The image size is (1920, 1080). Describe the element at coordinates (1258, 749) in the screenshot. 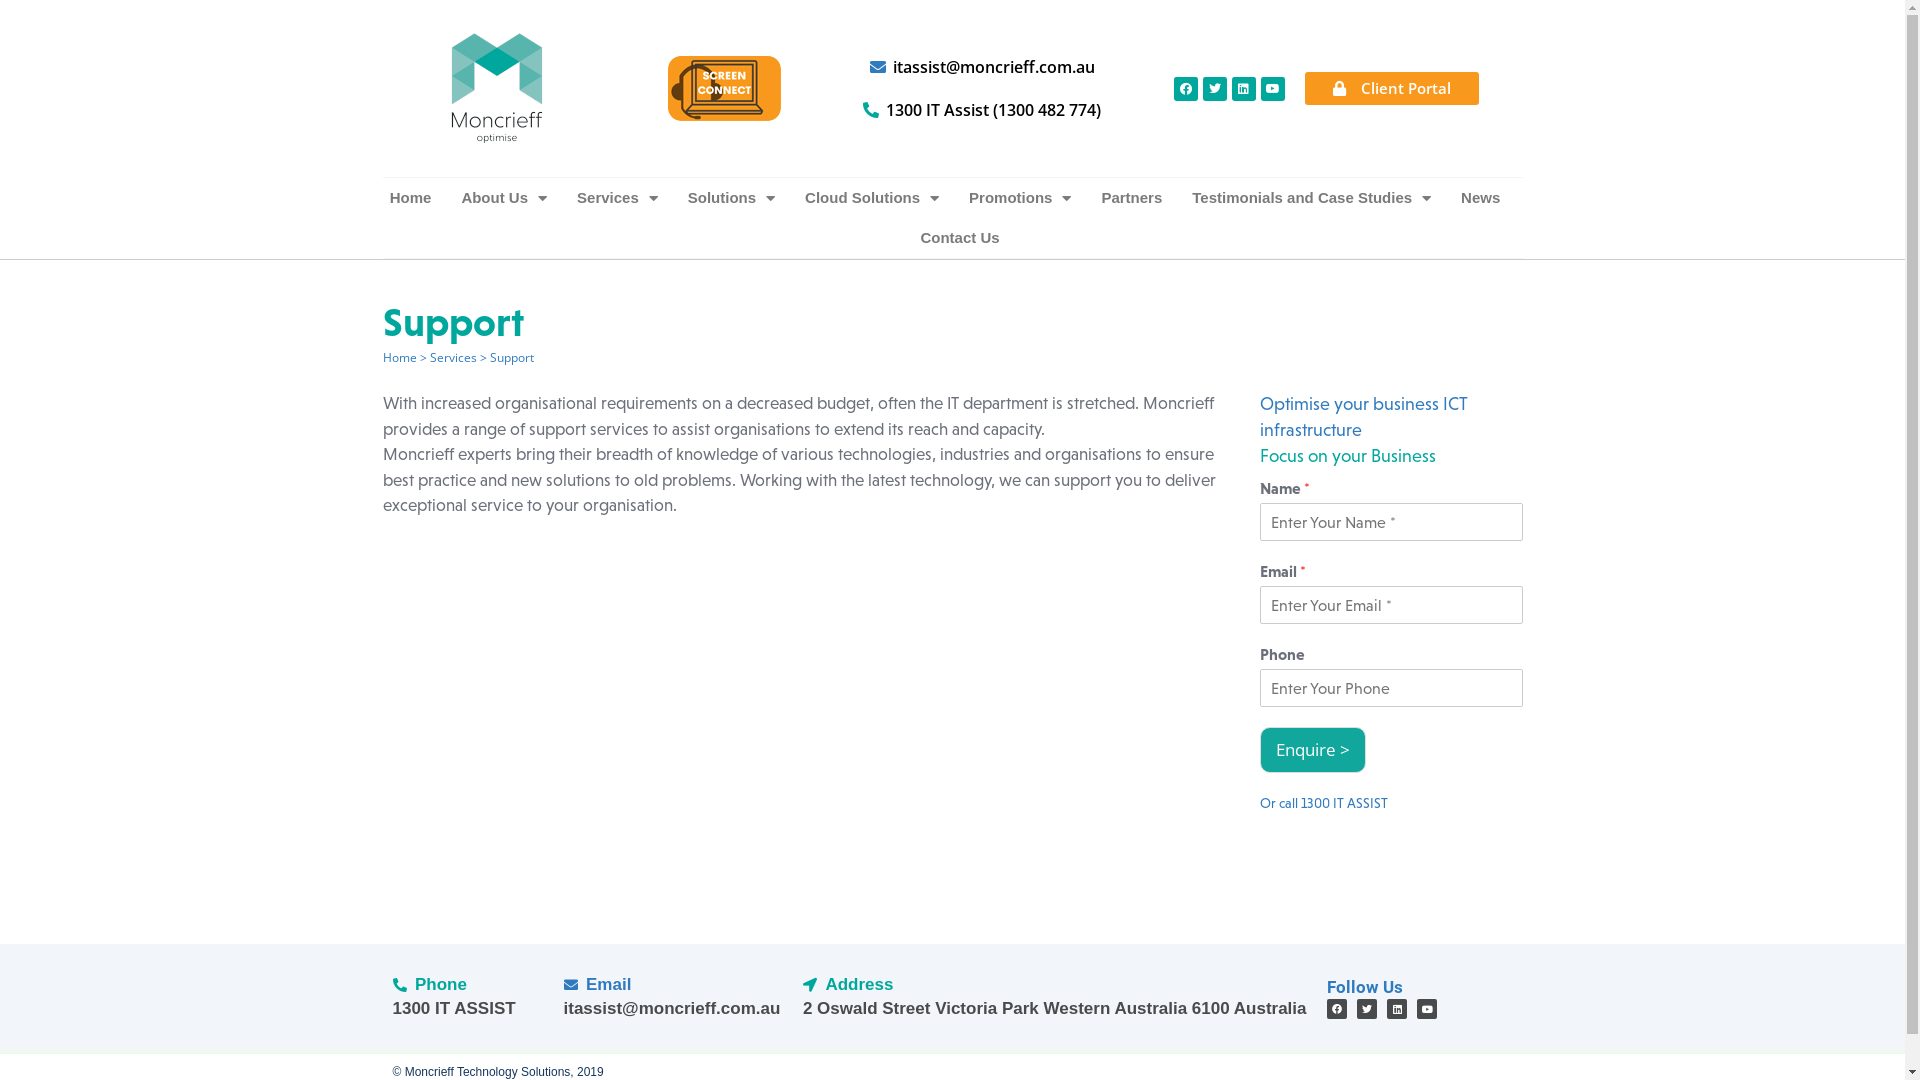

I see `'Enquire >'` at that location.